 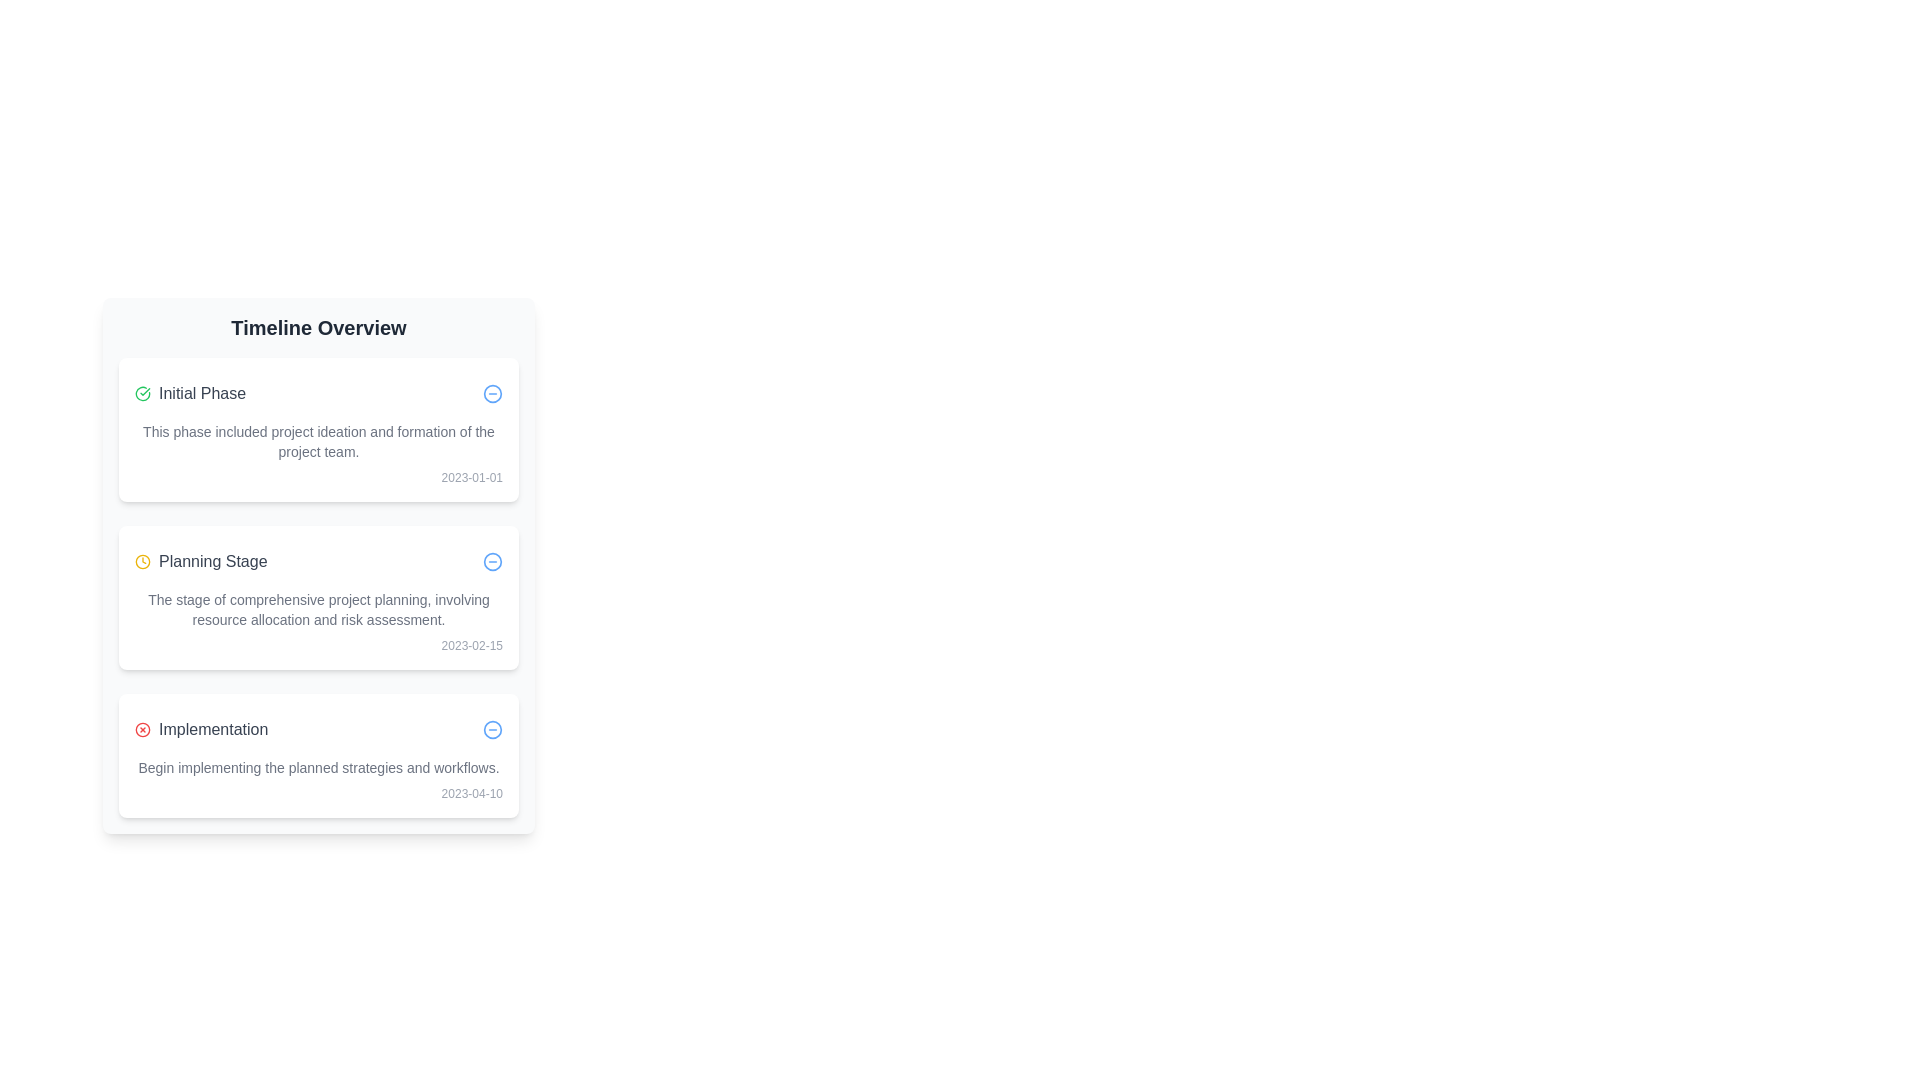 What do you see at coordinates (317, 441) in the screenshot?
I see `the text element that provides an overview of the activities or objectives involved in the initial phase of the project, located below the heading 'Initial Phase.'` at bounding box center [317, 441].